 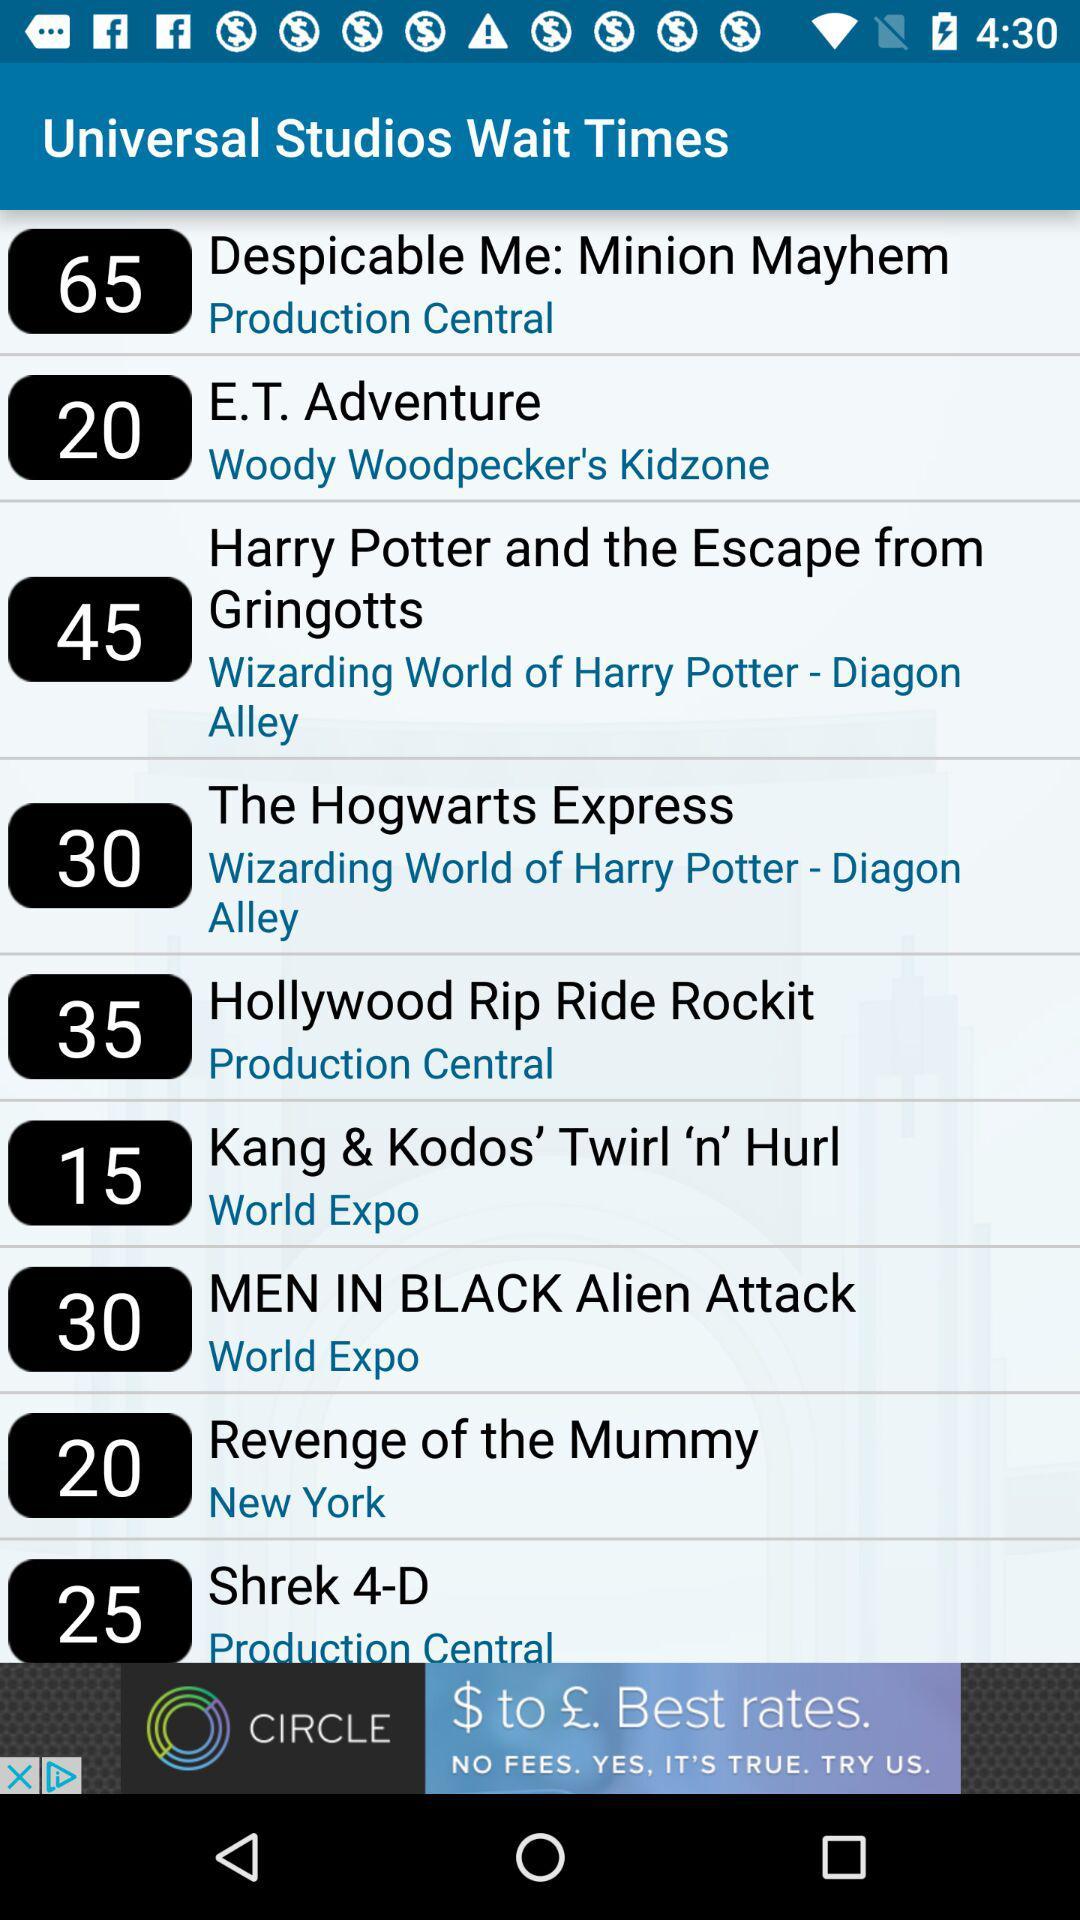 What do you see at coordinates (489, 461) in the screenshot?
I see `woody woodpecker s` at bounding box center [489, 461].